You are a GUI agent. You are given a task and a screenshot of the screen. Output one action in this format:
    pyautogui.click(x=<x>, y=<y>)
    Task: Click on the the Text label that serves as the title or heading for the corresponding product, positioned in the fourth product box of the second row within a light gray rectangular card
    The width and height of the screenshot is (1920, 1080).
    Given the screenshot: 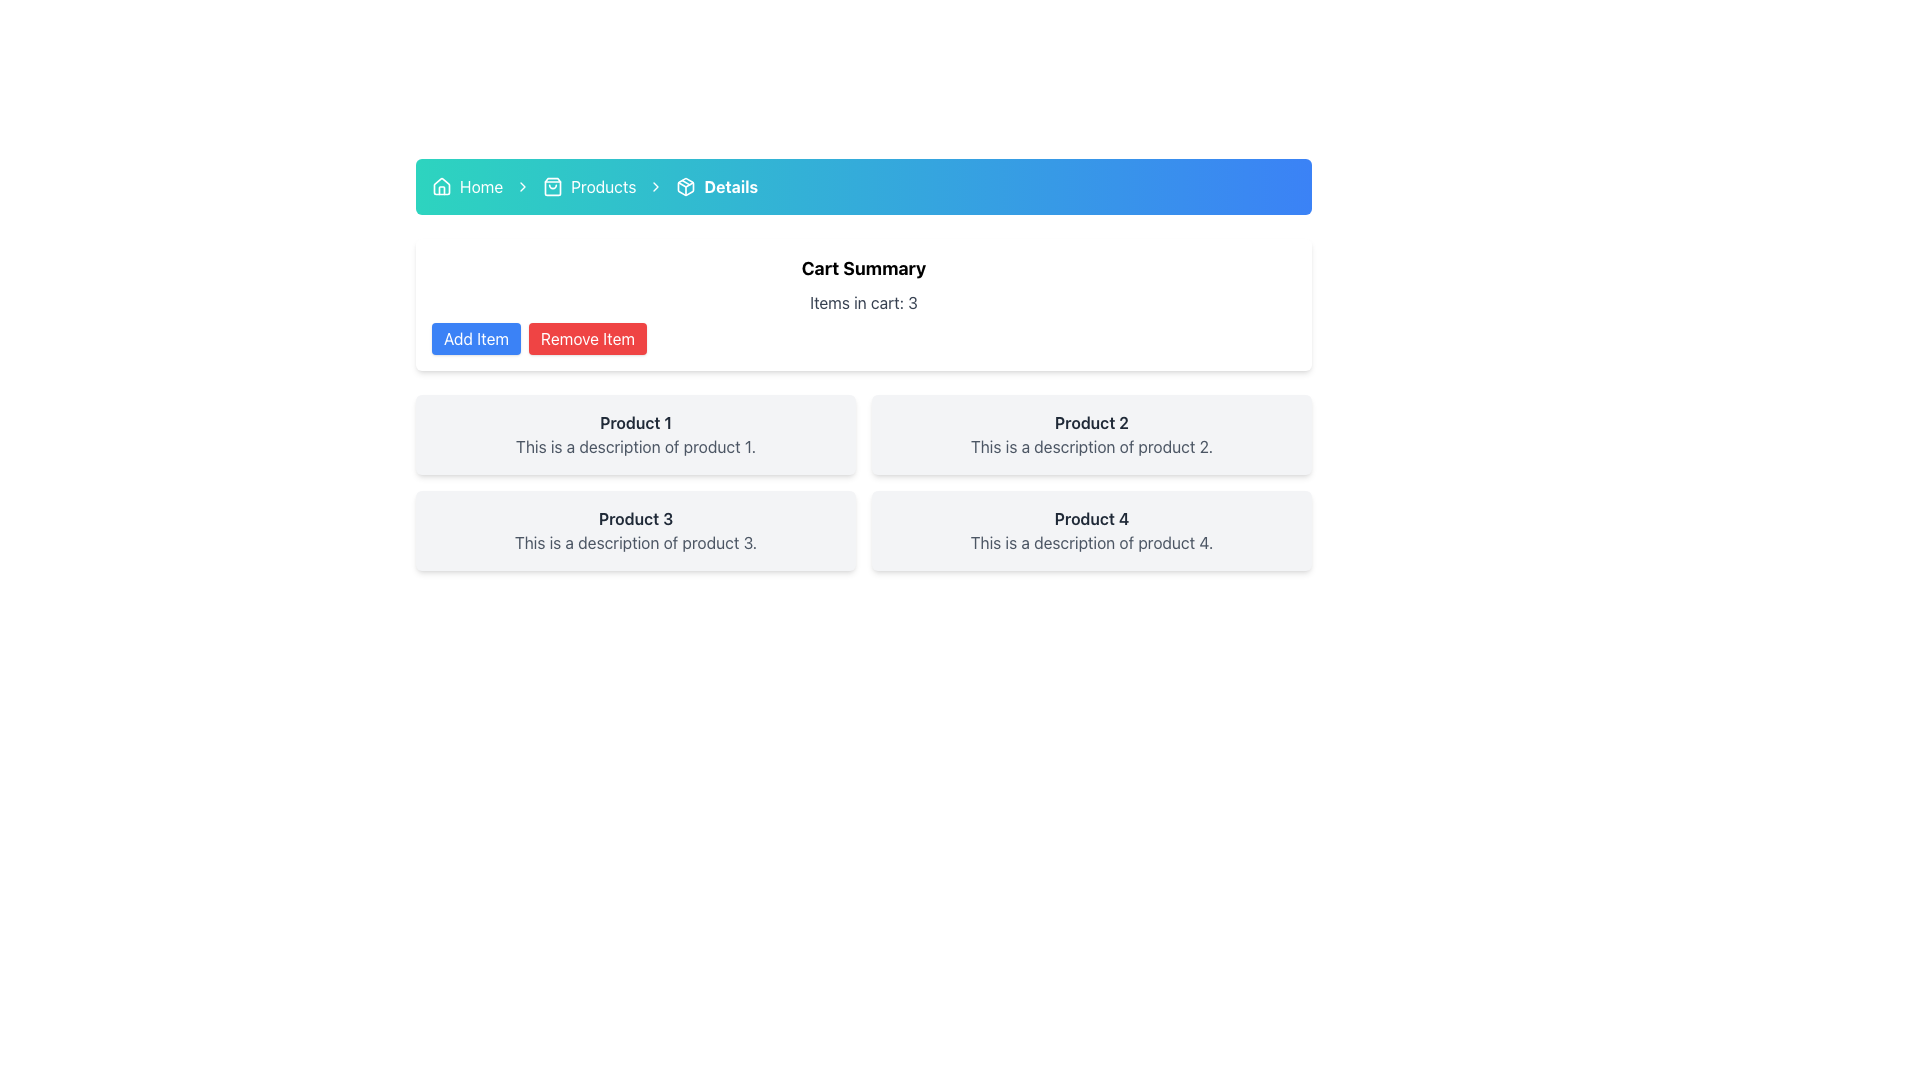 What is the action you would take?
    pyautogui.click(x=1090, y=518)
    